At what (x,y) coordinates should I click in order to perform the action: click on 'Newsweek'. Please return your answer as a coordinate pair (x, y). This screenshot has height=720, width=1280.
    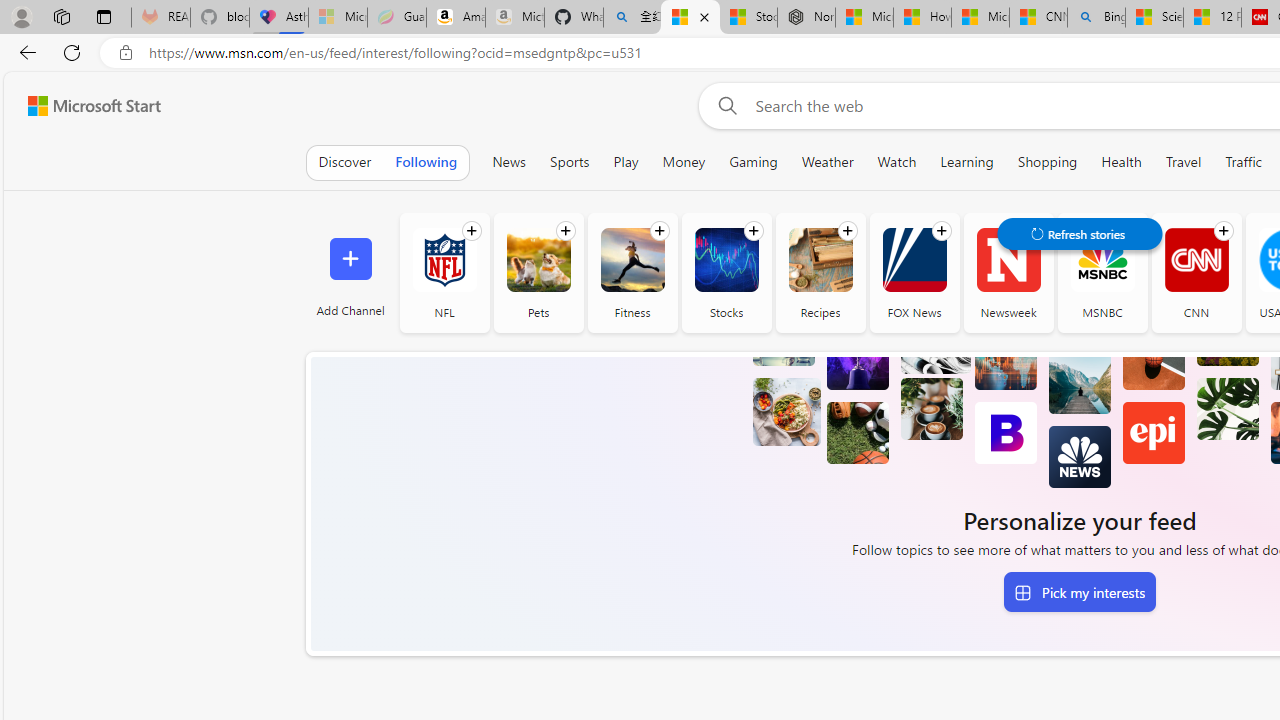
    Looking at the image, I should click on (1008, 272).